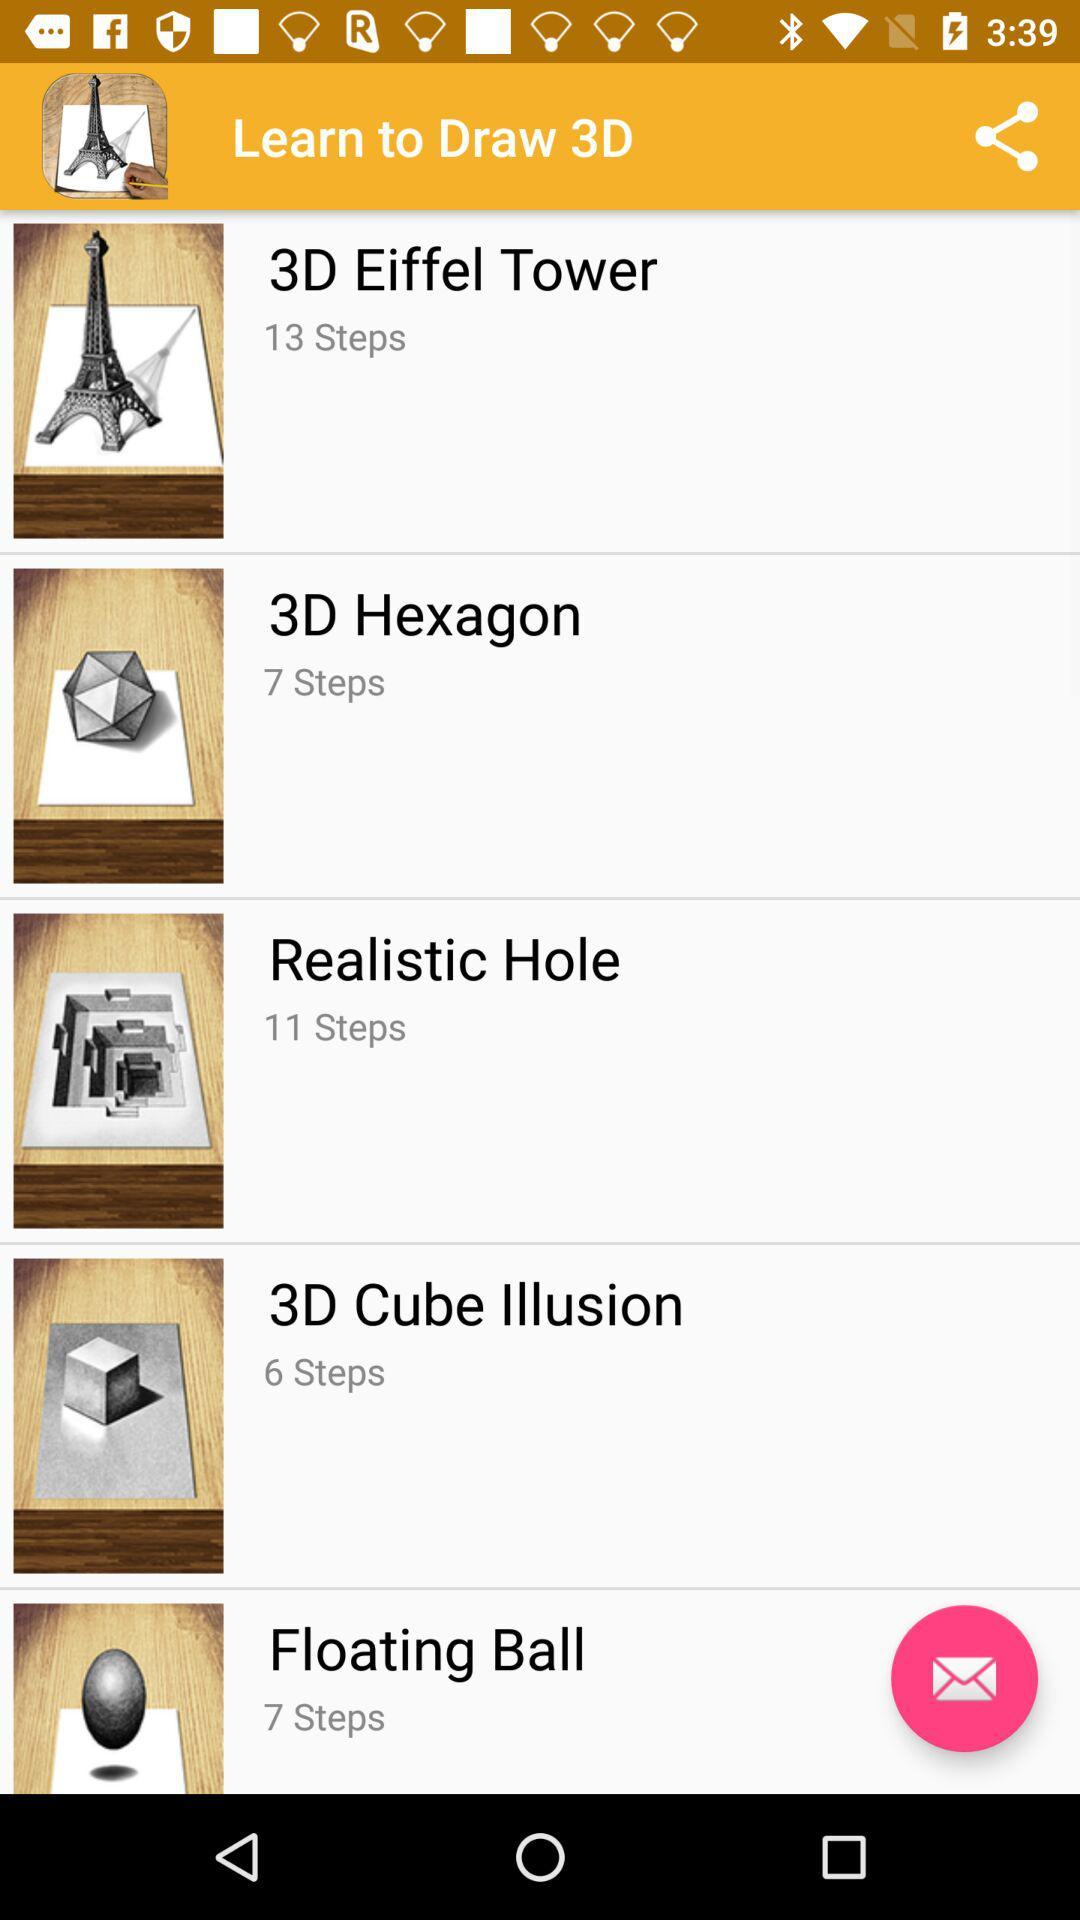 This screenshot has width=1080, height=1920. I want to click on the 3d hexagon app, so click(424, 611).